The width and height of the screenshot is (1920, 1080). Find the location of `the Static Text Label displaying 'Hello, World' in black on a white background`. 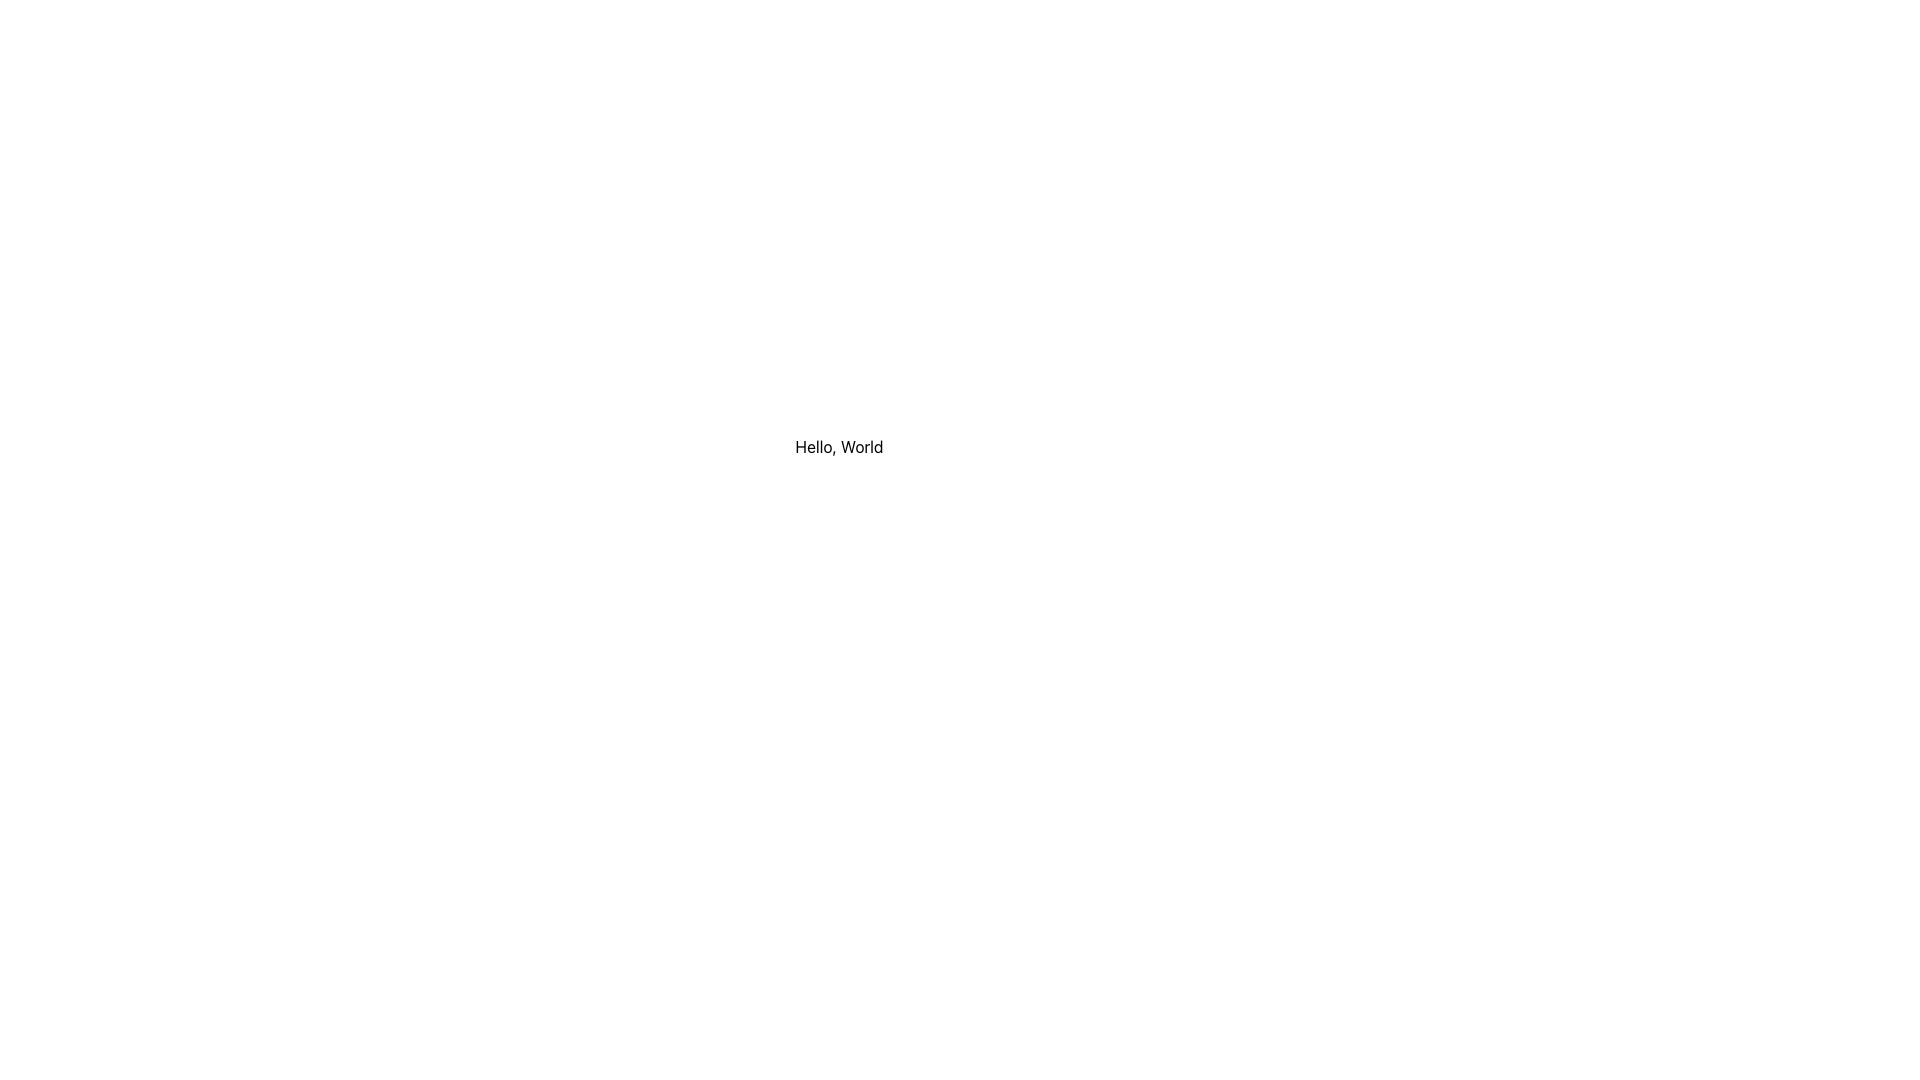

the Static Text Label displaying 'Hello, World' in black on a white background is located at coordinates (839, 446).